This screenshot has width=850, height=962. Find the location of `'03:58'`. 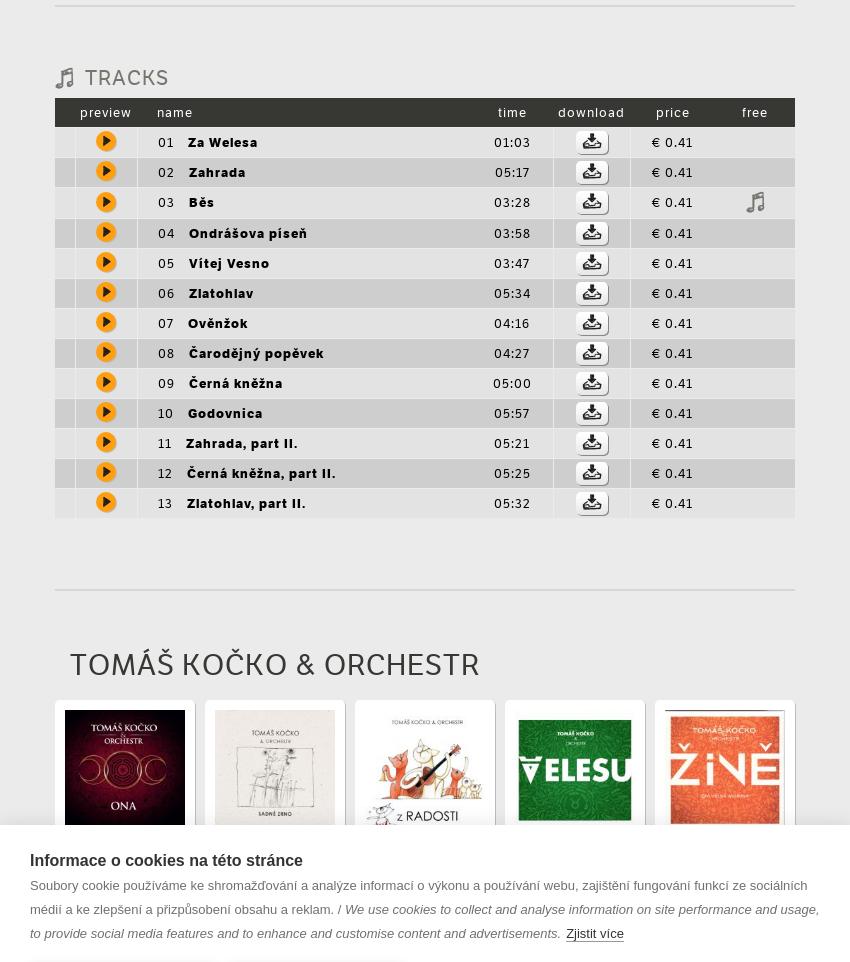

'03:58' is located at coordinates (492, 231).